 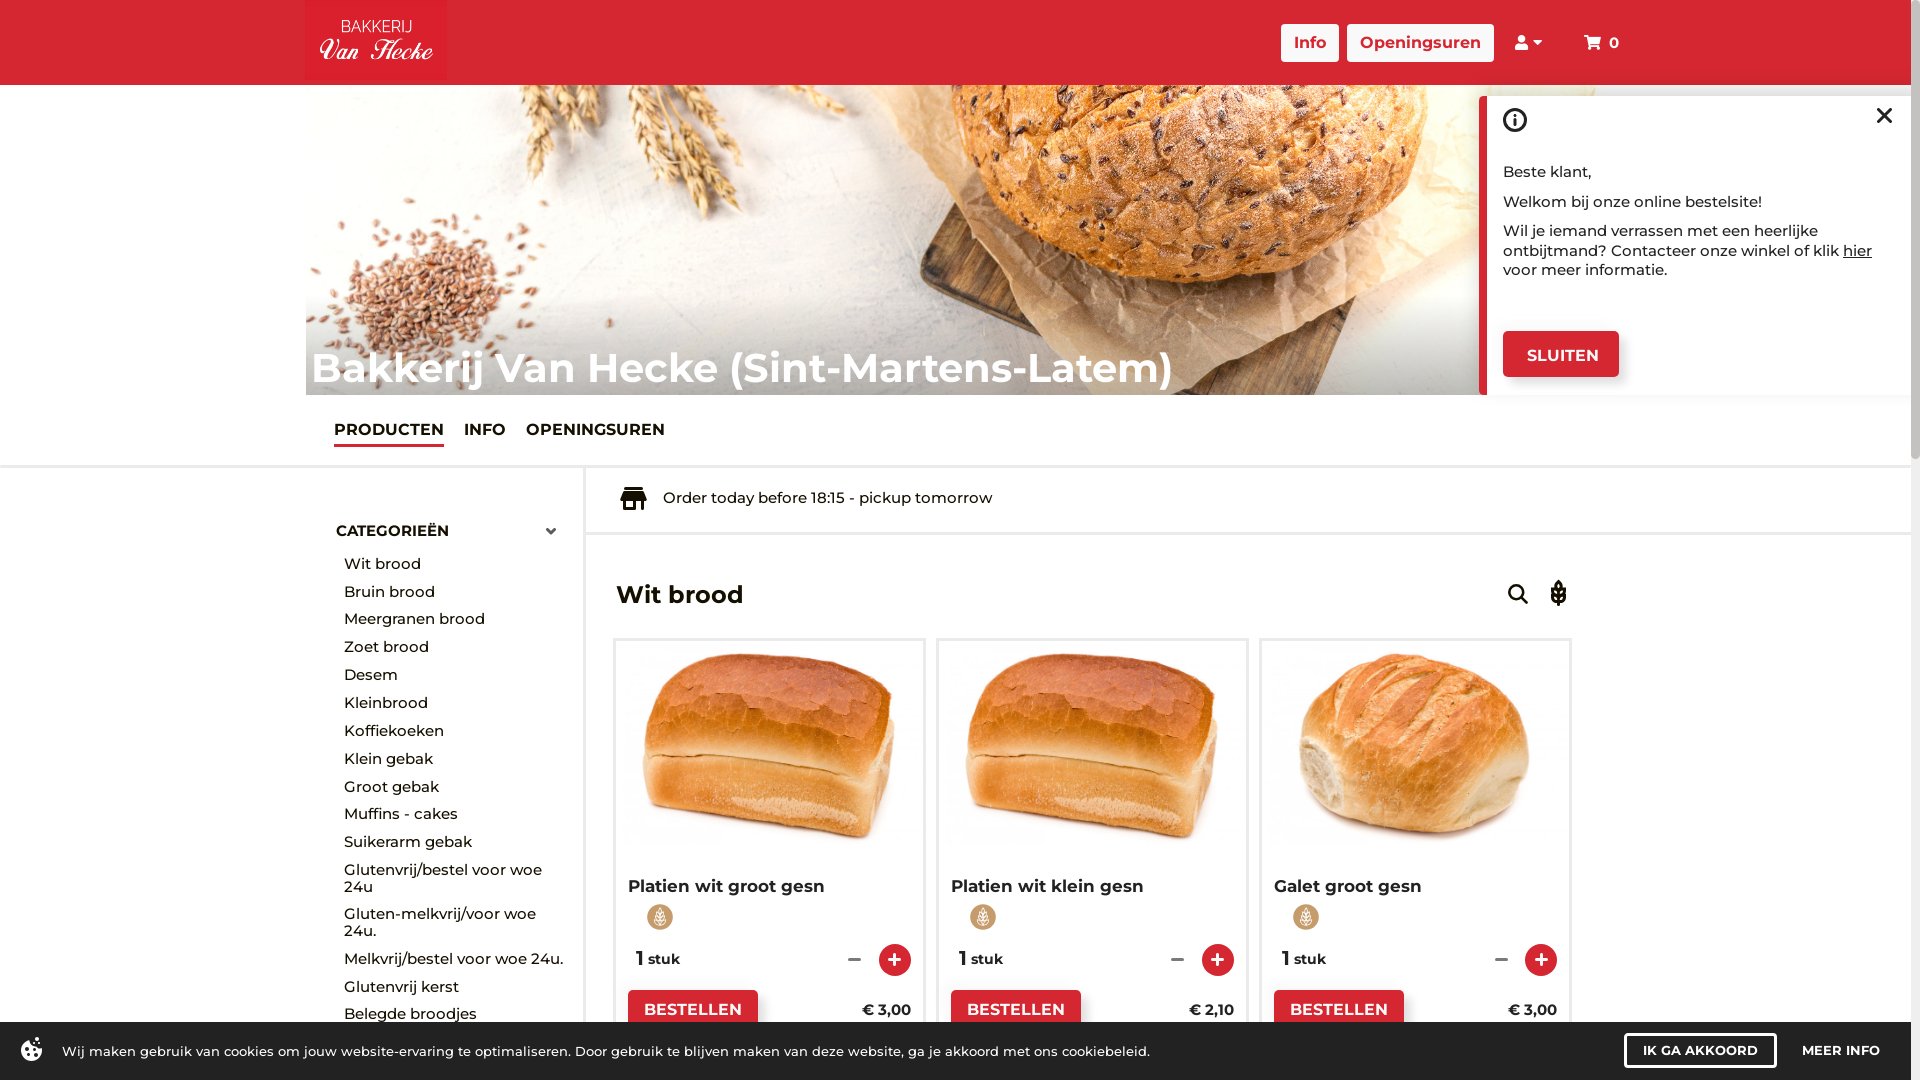 I want to click on 'Zoet brood', so click(x=456, y=647).